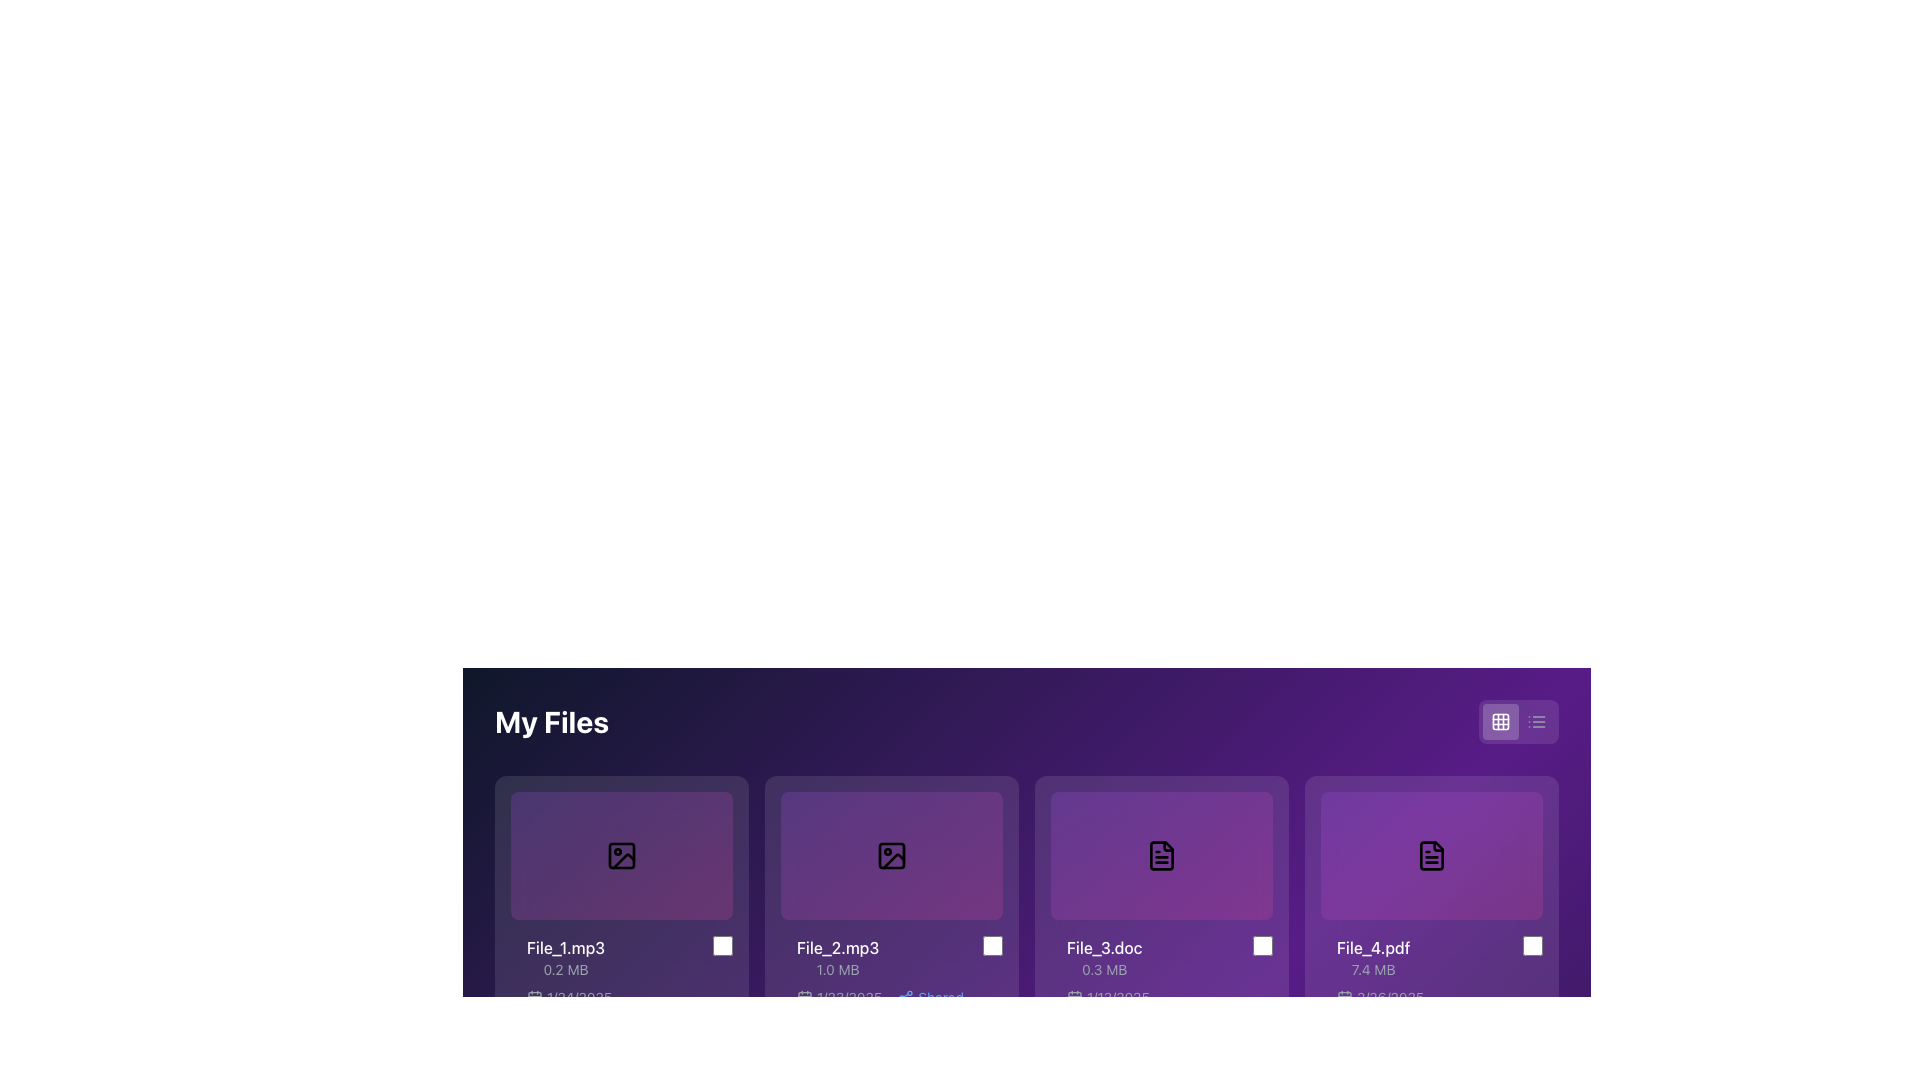 The width and height of the screenshot is (1920, 1080). What do you see at coordinates (1372, 956) in the screenshot?
I see `displayed text from the label that shows the file name and size for 'File_4.pdf', which is located at the bottom-right area of the fourth file card in a horizontal list` at bounding box center [1372, 956].